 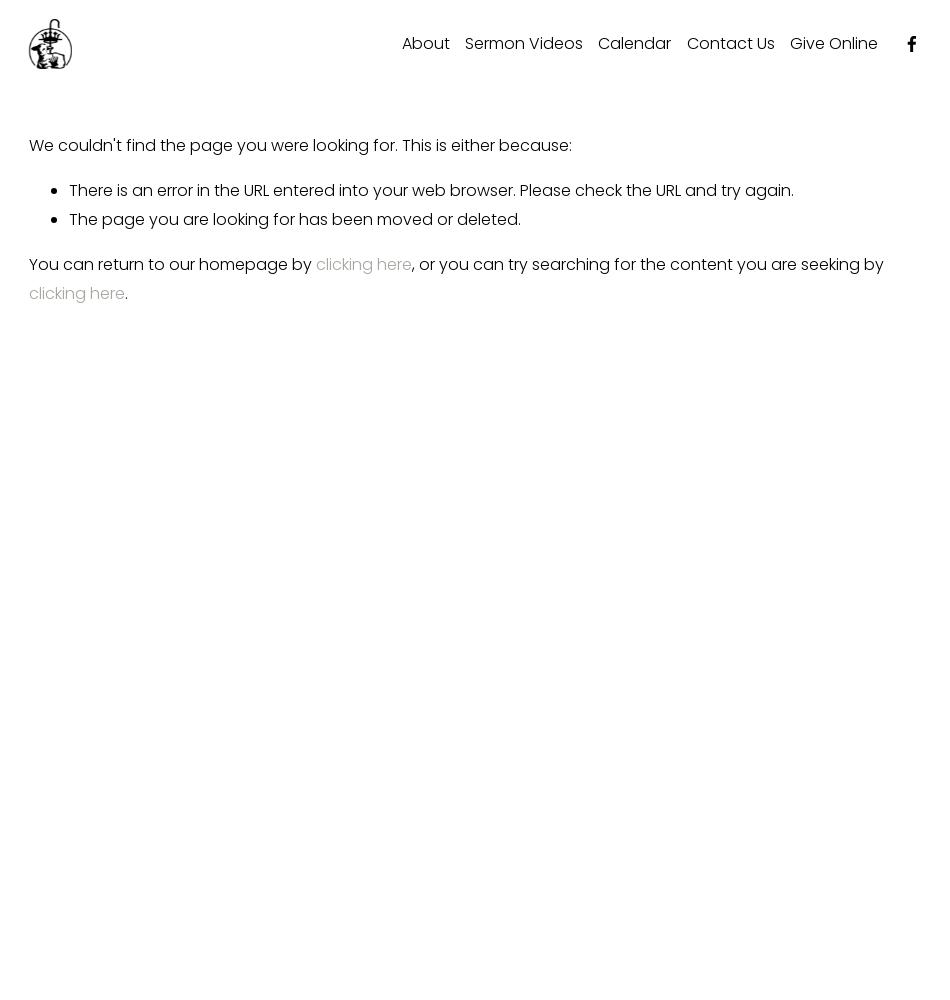 I want to click on 'Contact Us', so click(x=728, y=42).